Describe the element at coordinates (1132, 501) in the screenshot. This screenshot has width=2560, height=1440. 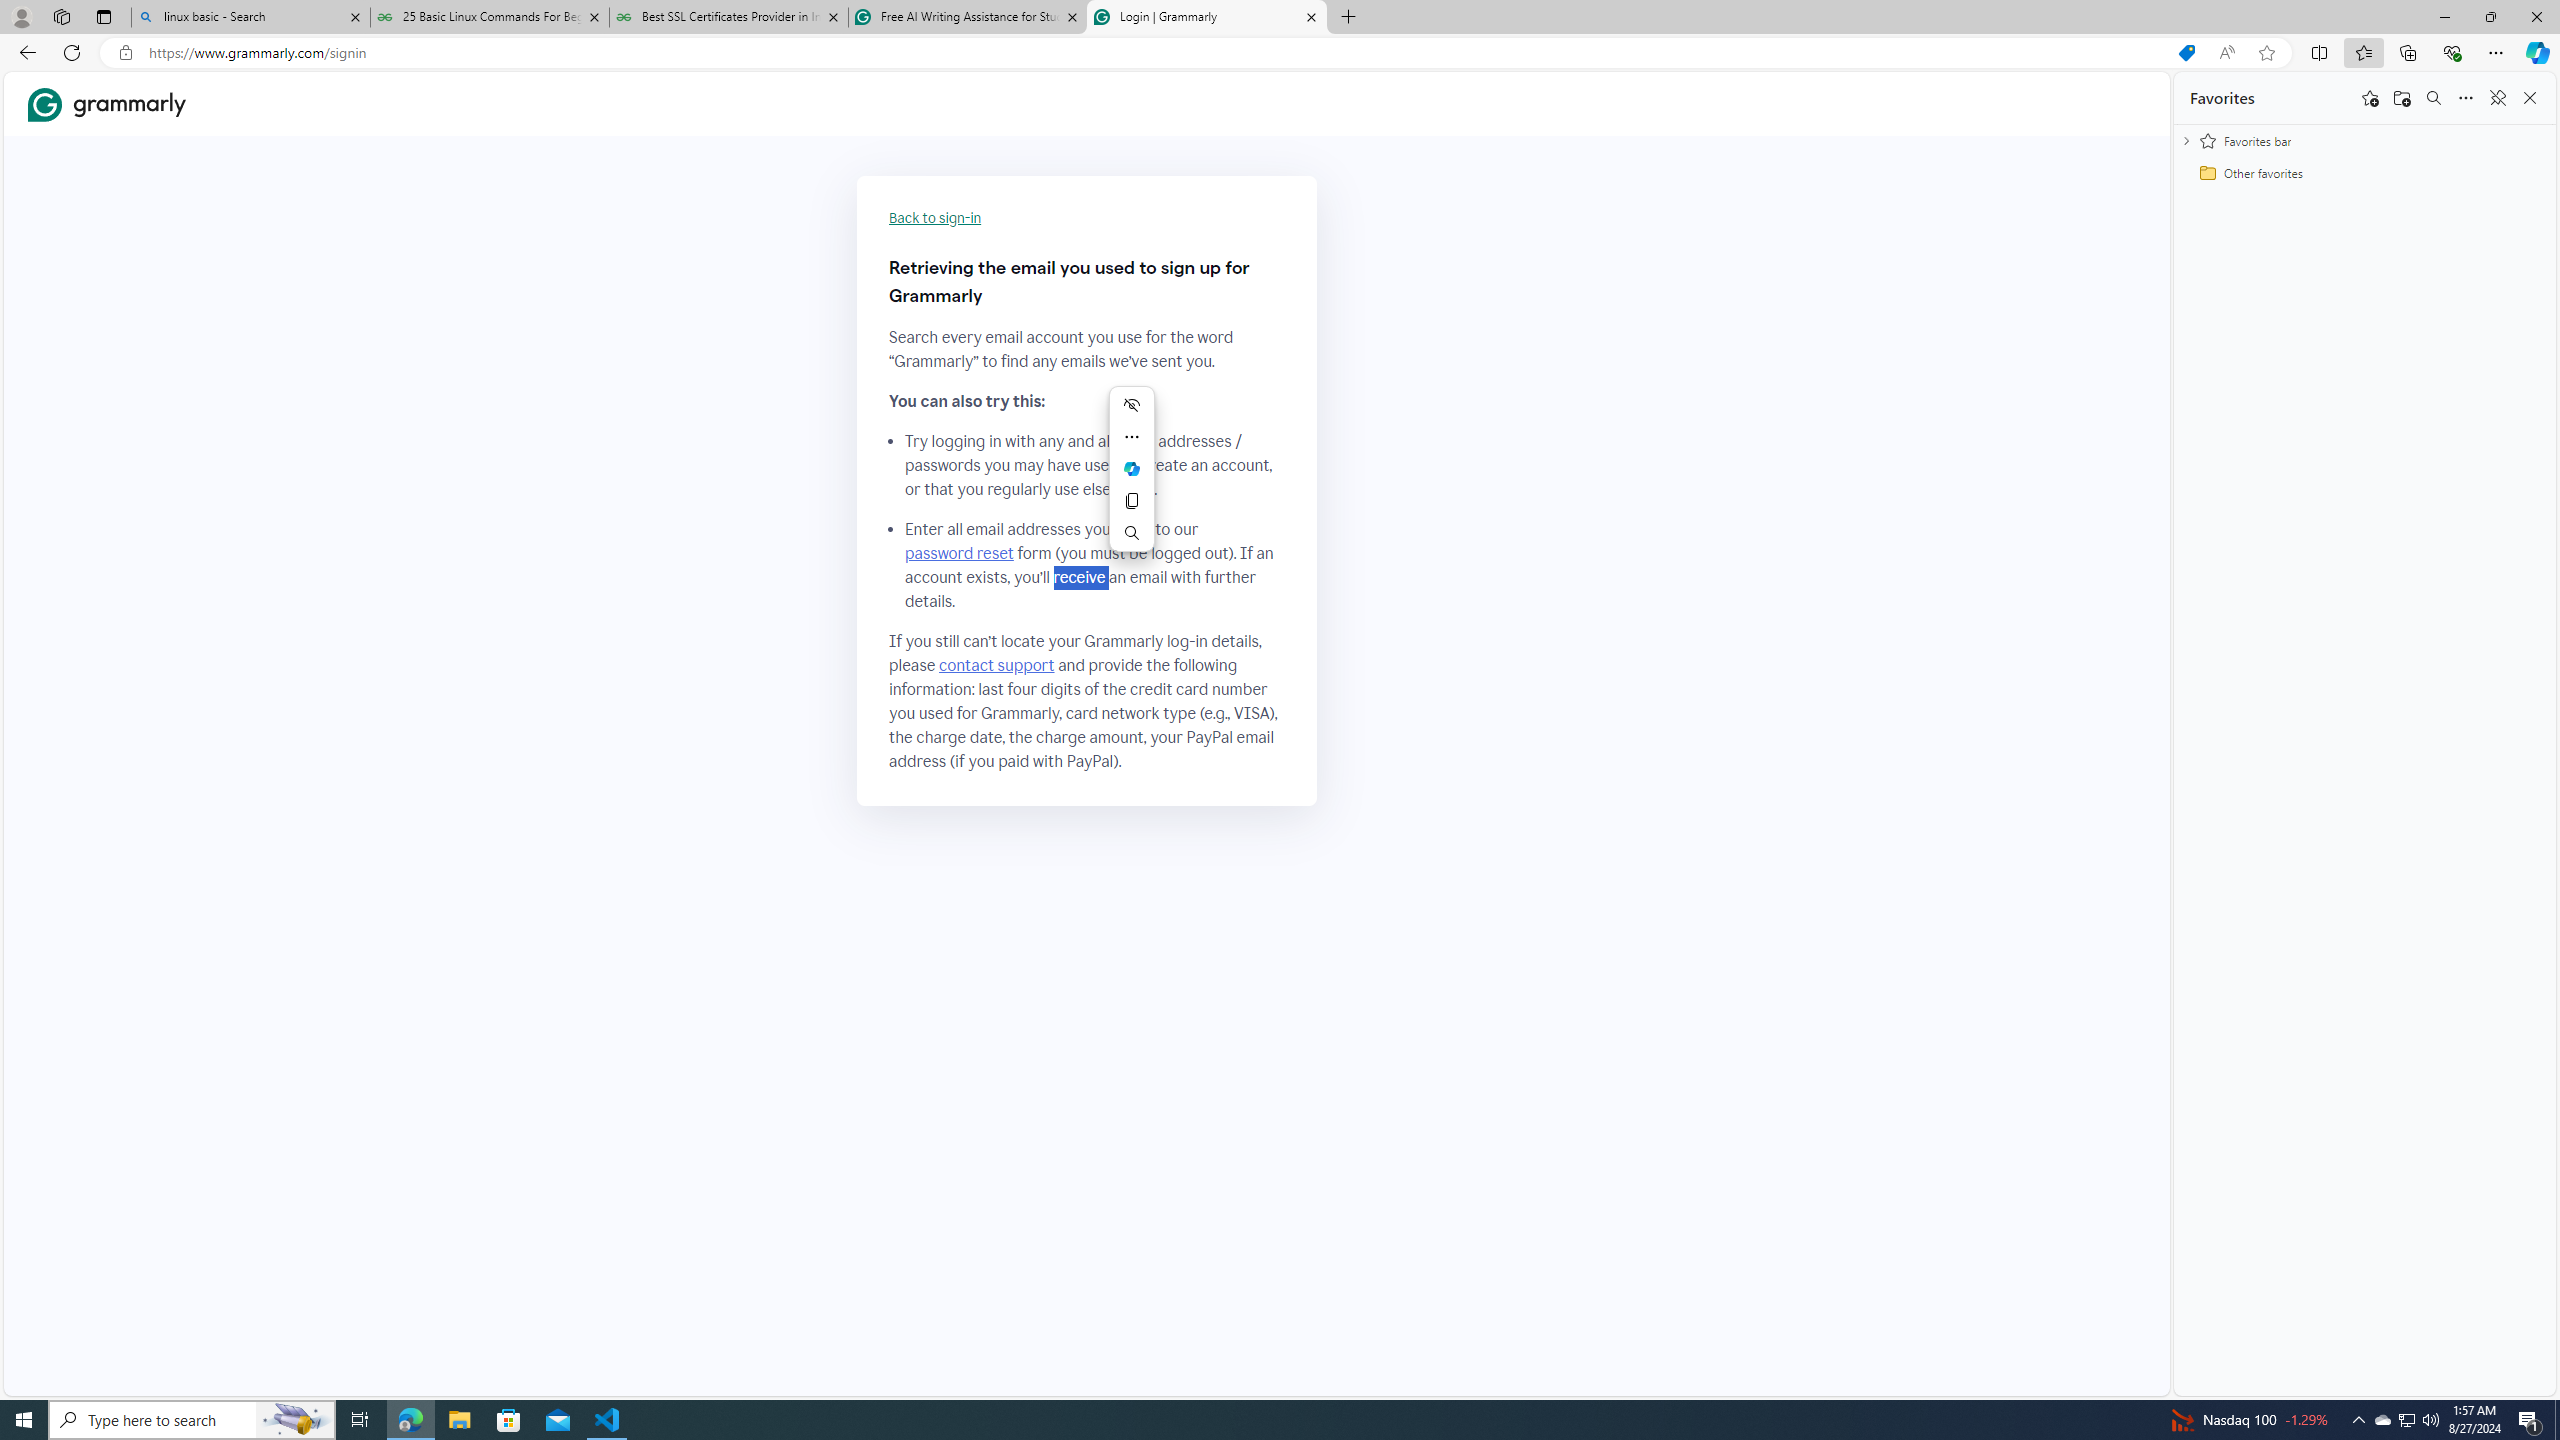
I see `'Copy'` at that location.